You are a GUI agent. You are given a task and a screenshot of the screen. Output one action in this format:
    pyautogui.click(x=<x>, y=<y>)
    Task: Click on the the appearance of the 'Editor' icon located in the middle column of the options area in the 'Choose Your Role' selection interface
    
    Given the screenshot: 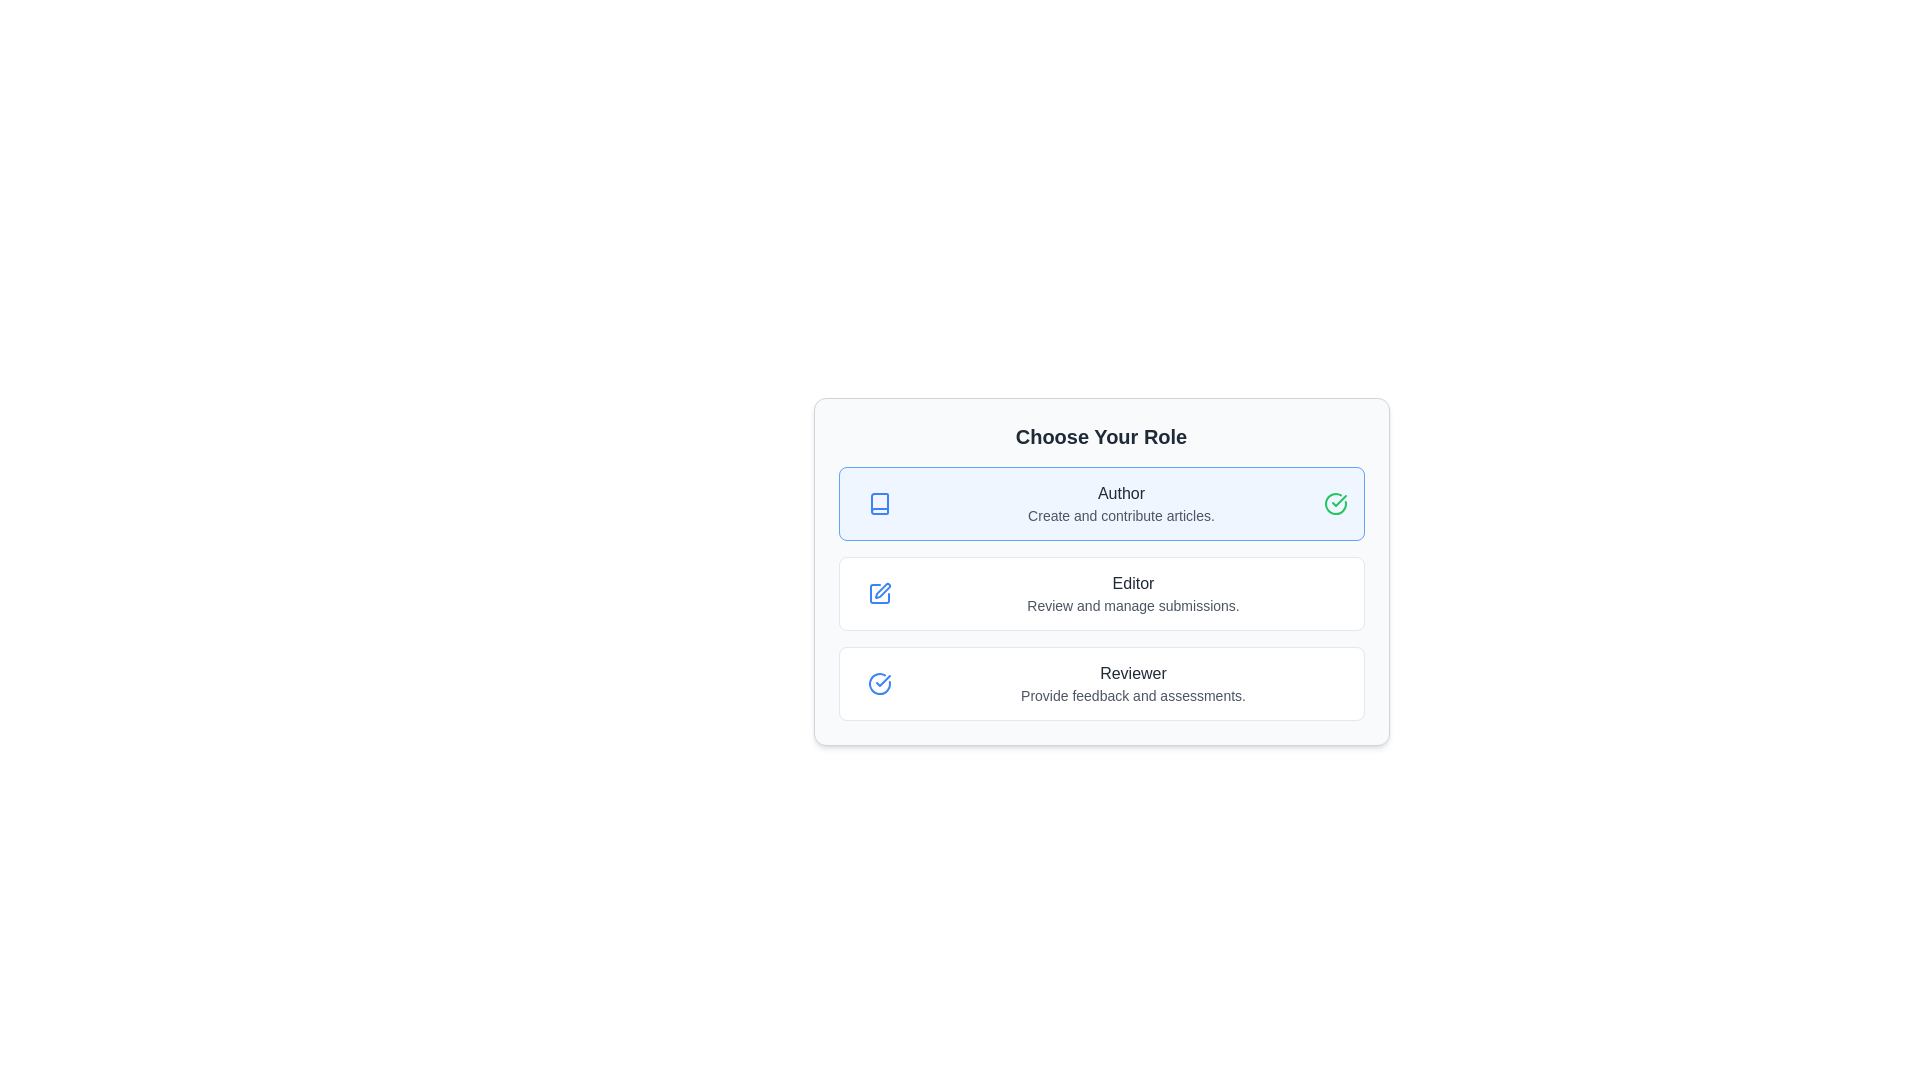 What is the action you would take?
    pyautogui.click(x=879, y=593)
    